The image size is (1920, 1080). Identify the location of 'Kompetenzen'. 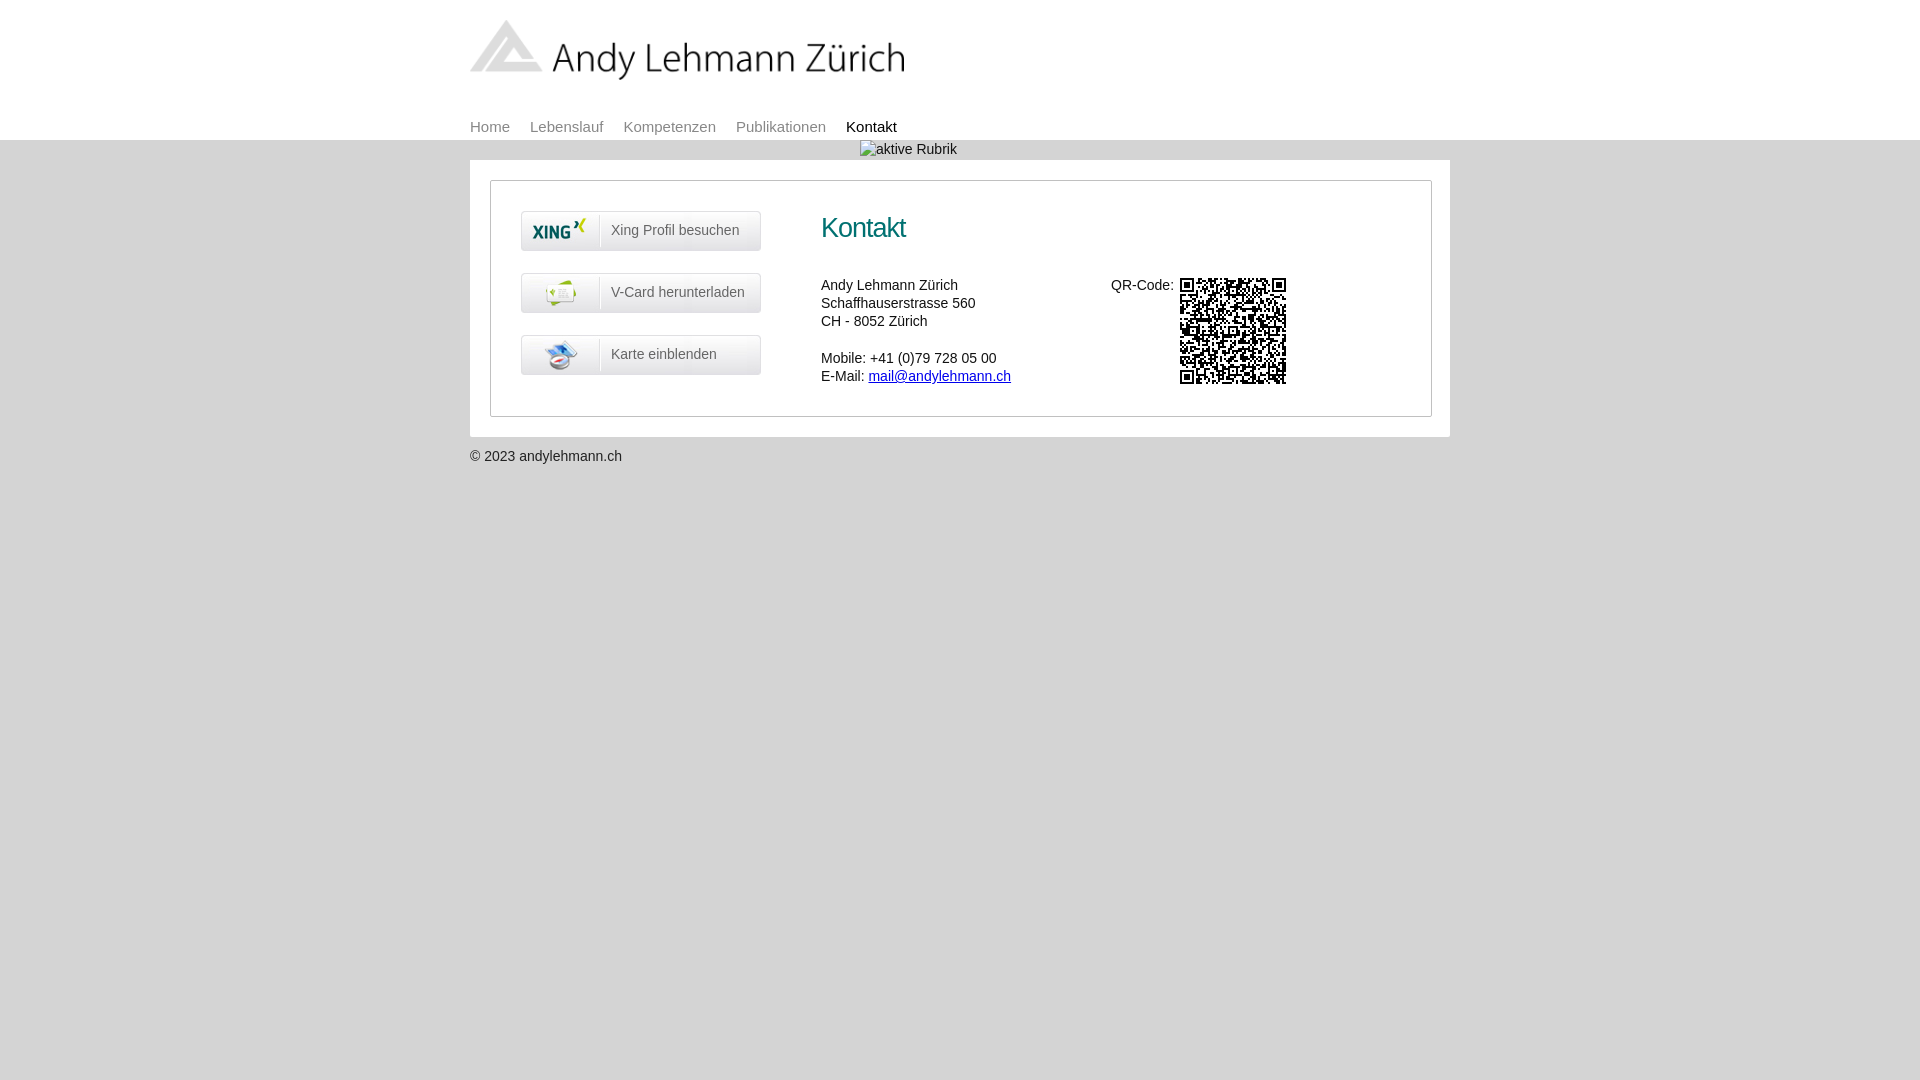
(669, 126).